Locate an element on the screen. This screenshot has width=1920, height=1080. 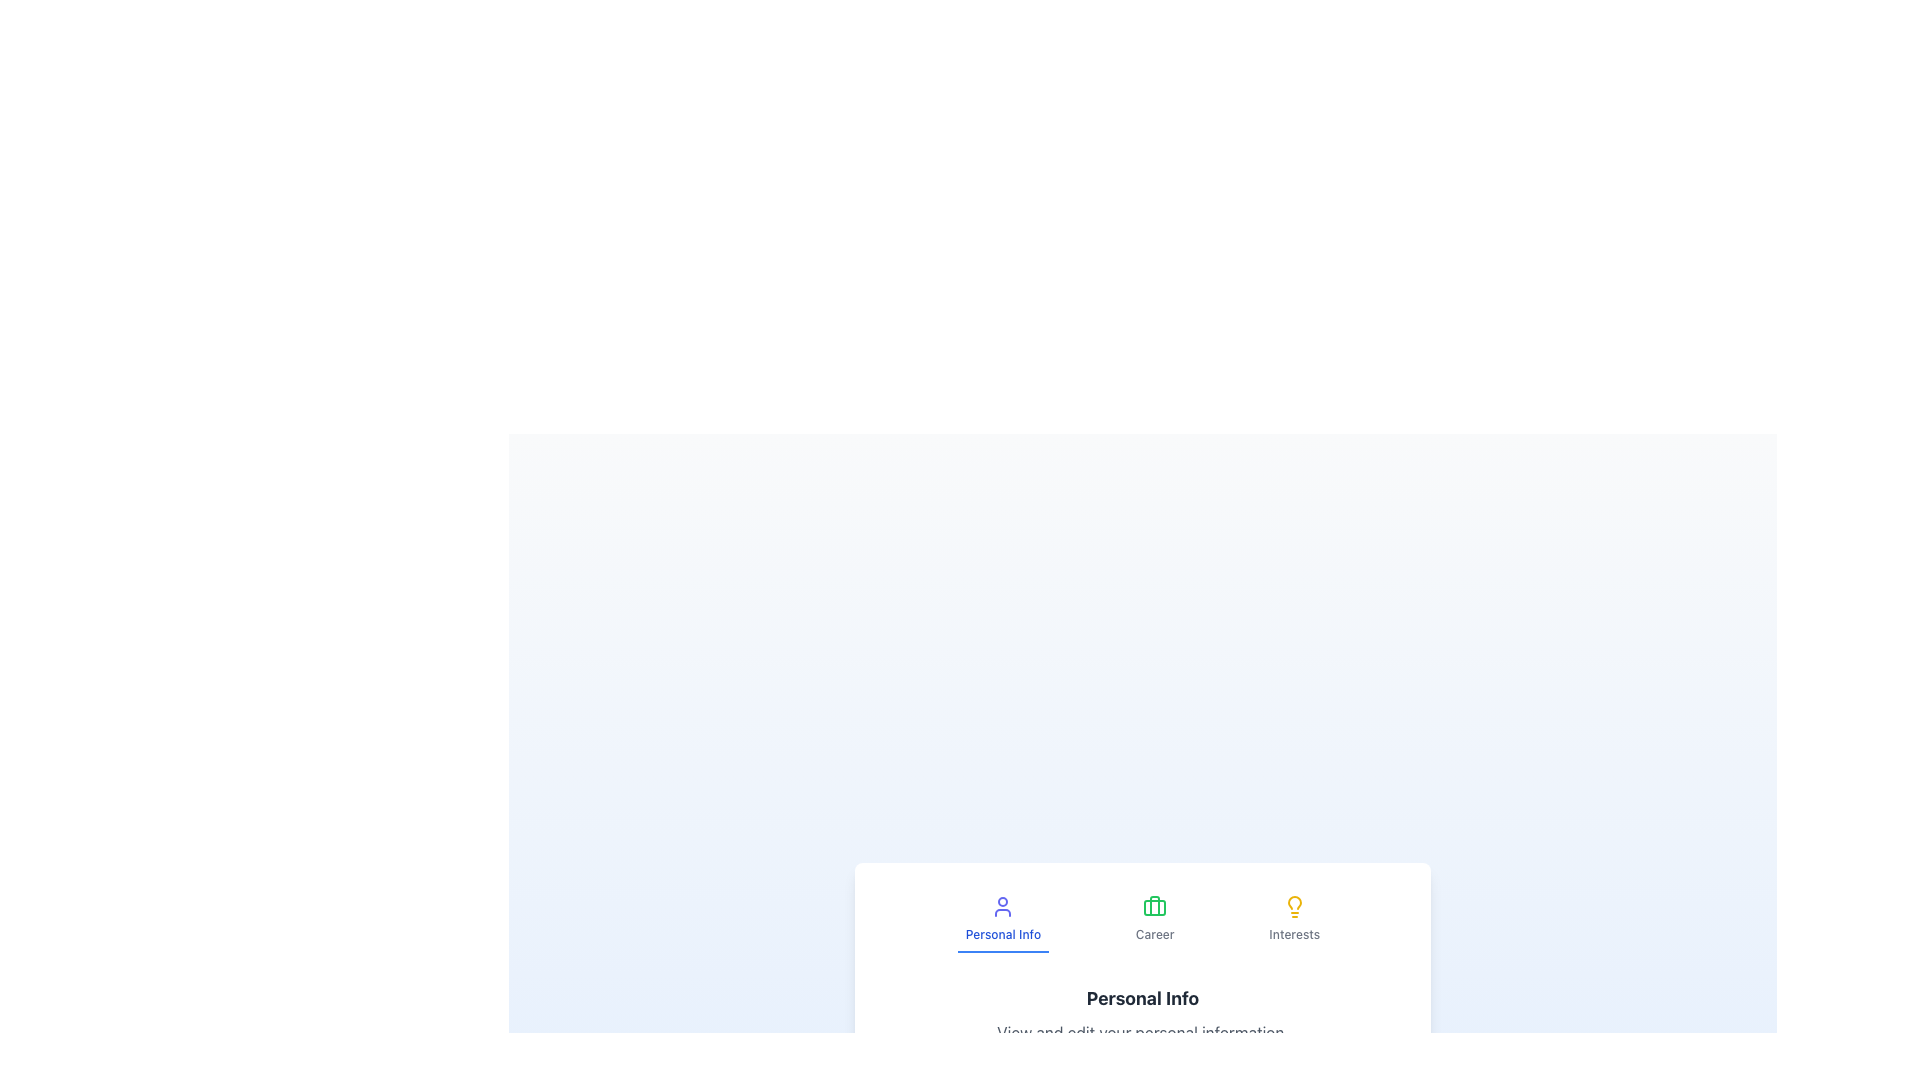
the text label displaying 'Interests', which is styled in gray color and positioned beneath a yellow lightbulb icon is located at coordinates (1294, 934).